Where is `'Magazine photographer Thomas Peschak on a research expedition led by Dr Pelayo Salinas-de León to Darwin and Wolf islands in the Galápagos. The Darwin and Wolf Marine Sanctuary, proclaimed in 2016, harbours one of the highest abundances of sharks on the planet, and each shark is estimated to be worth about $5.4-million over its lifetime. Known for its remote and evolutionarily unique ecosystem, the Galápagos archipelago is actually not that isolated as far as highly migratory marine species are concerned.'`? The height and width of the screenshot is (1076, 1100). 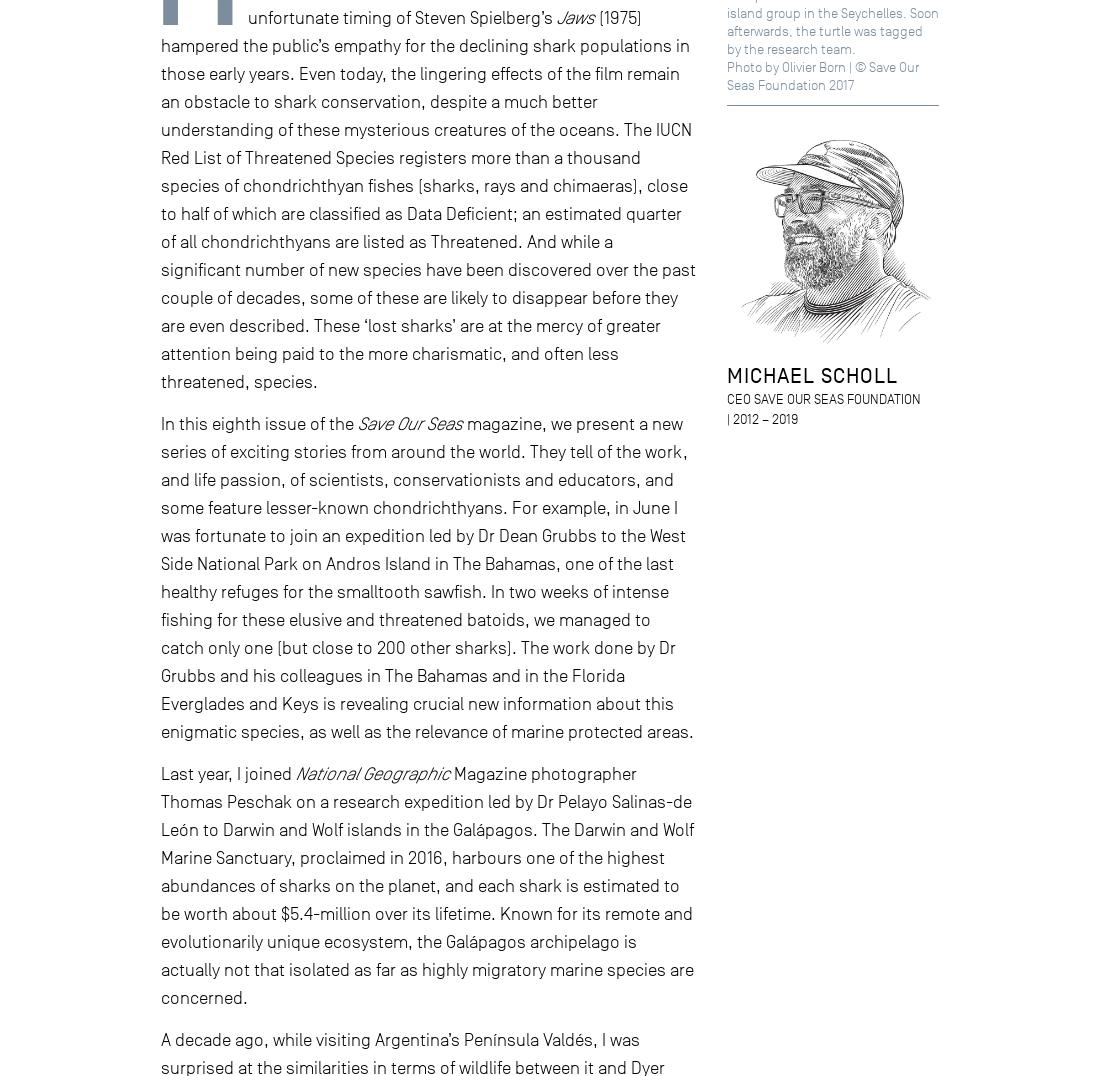 'Magazine photographer Thomas Peschak on a research expedition led by Dr Pelayo Salinas-de León to Darwin and Wolf islands in the Galápagos. The Darwin and Wolf Marine Sanctuary, proclaimed in 2016, harbours one of the highest abundances of sharks on the planet, and each shark is estimated to be worth about $5.4-million over its lifetime. Known for its remote and evolutionarily unique ecosystem, the Galápagos archipelago is actually not that isolated as far as highly migratory marine species are concerned.' is located at coordinates (425, 885).